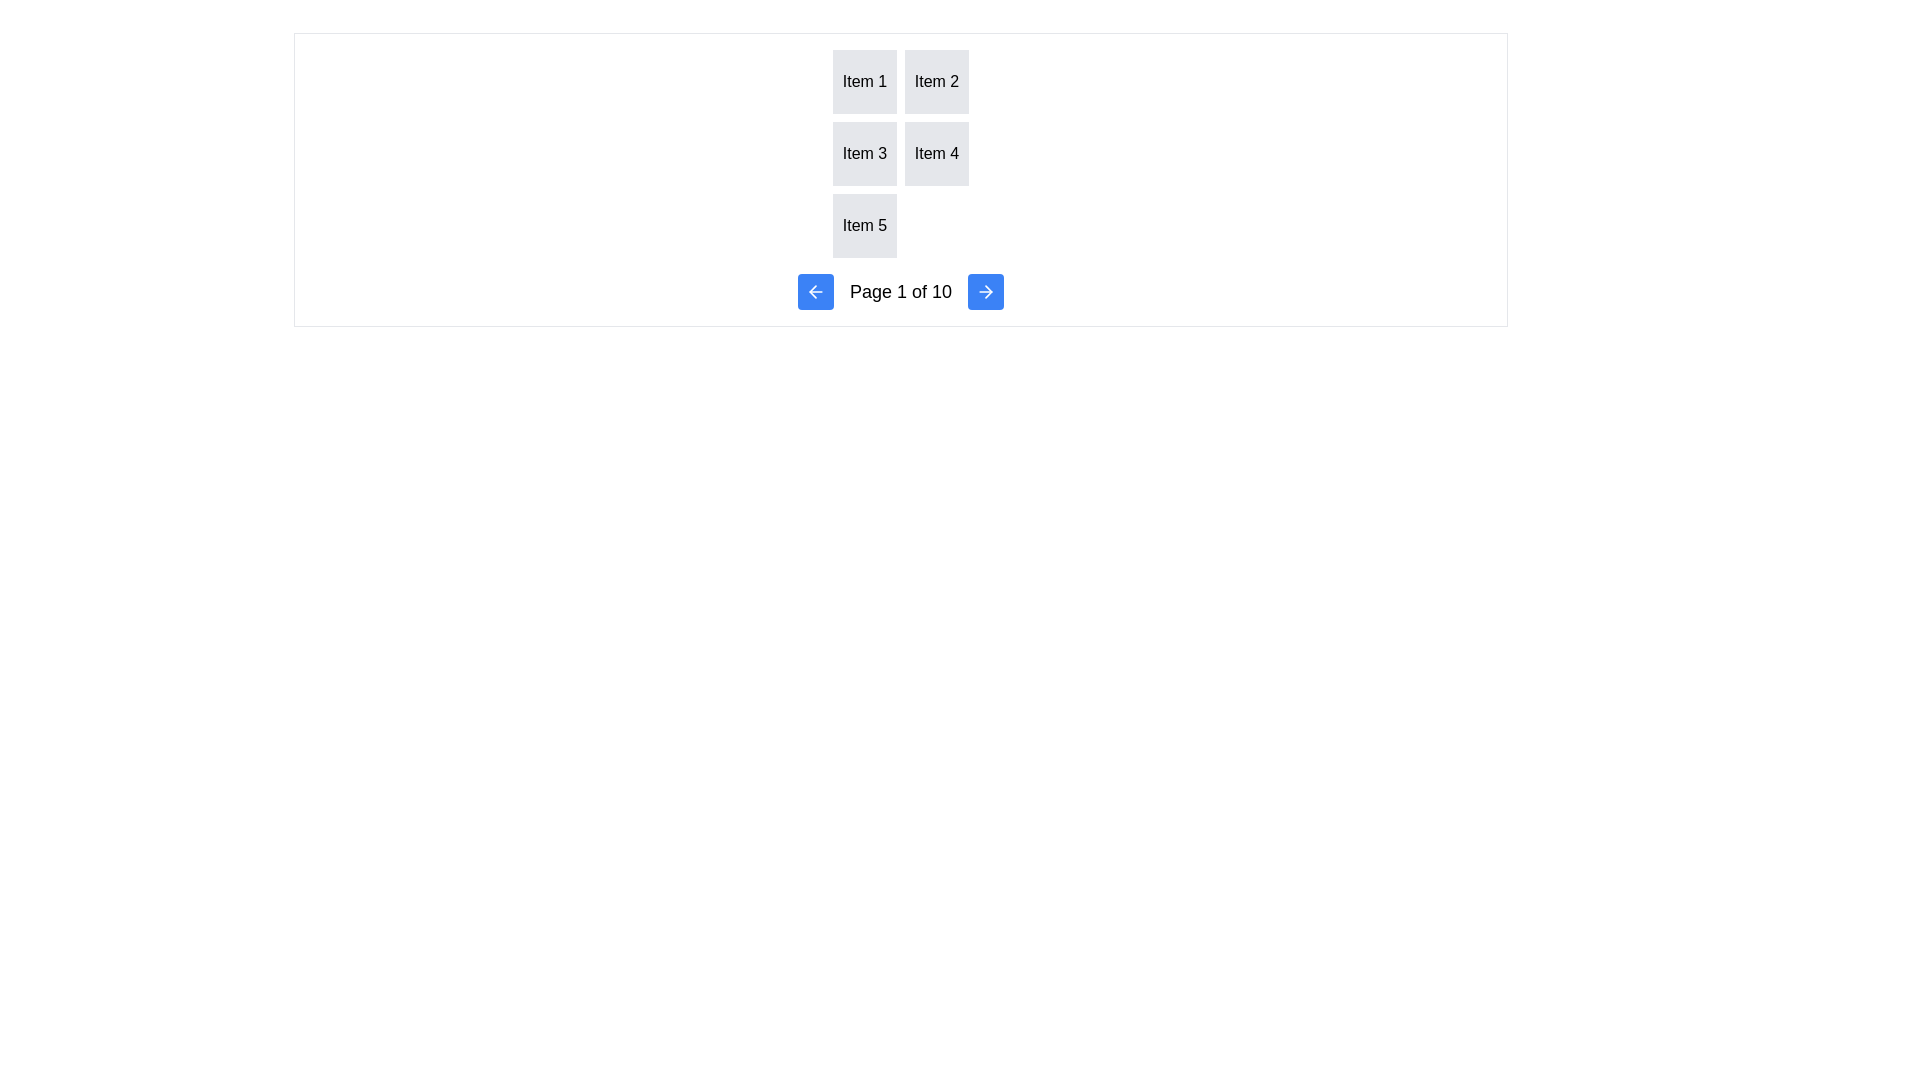  Describe the element at coordinates (864, 80) in the screenshot. I see `the first rectangular grid item in the top-left corner of the grid by moving the cursor to its center point` at that location.